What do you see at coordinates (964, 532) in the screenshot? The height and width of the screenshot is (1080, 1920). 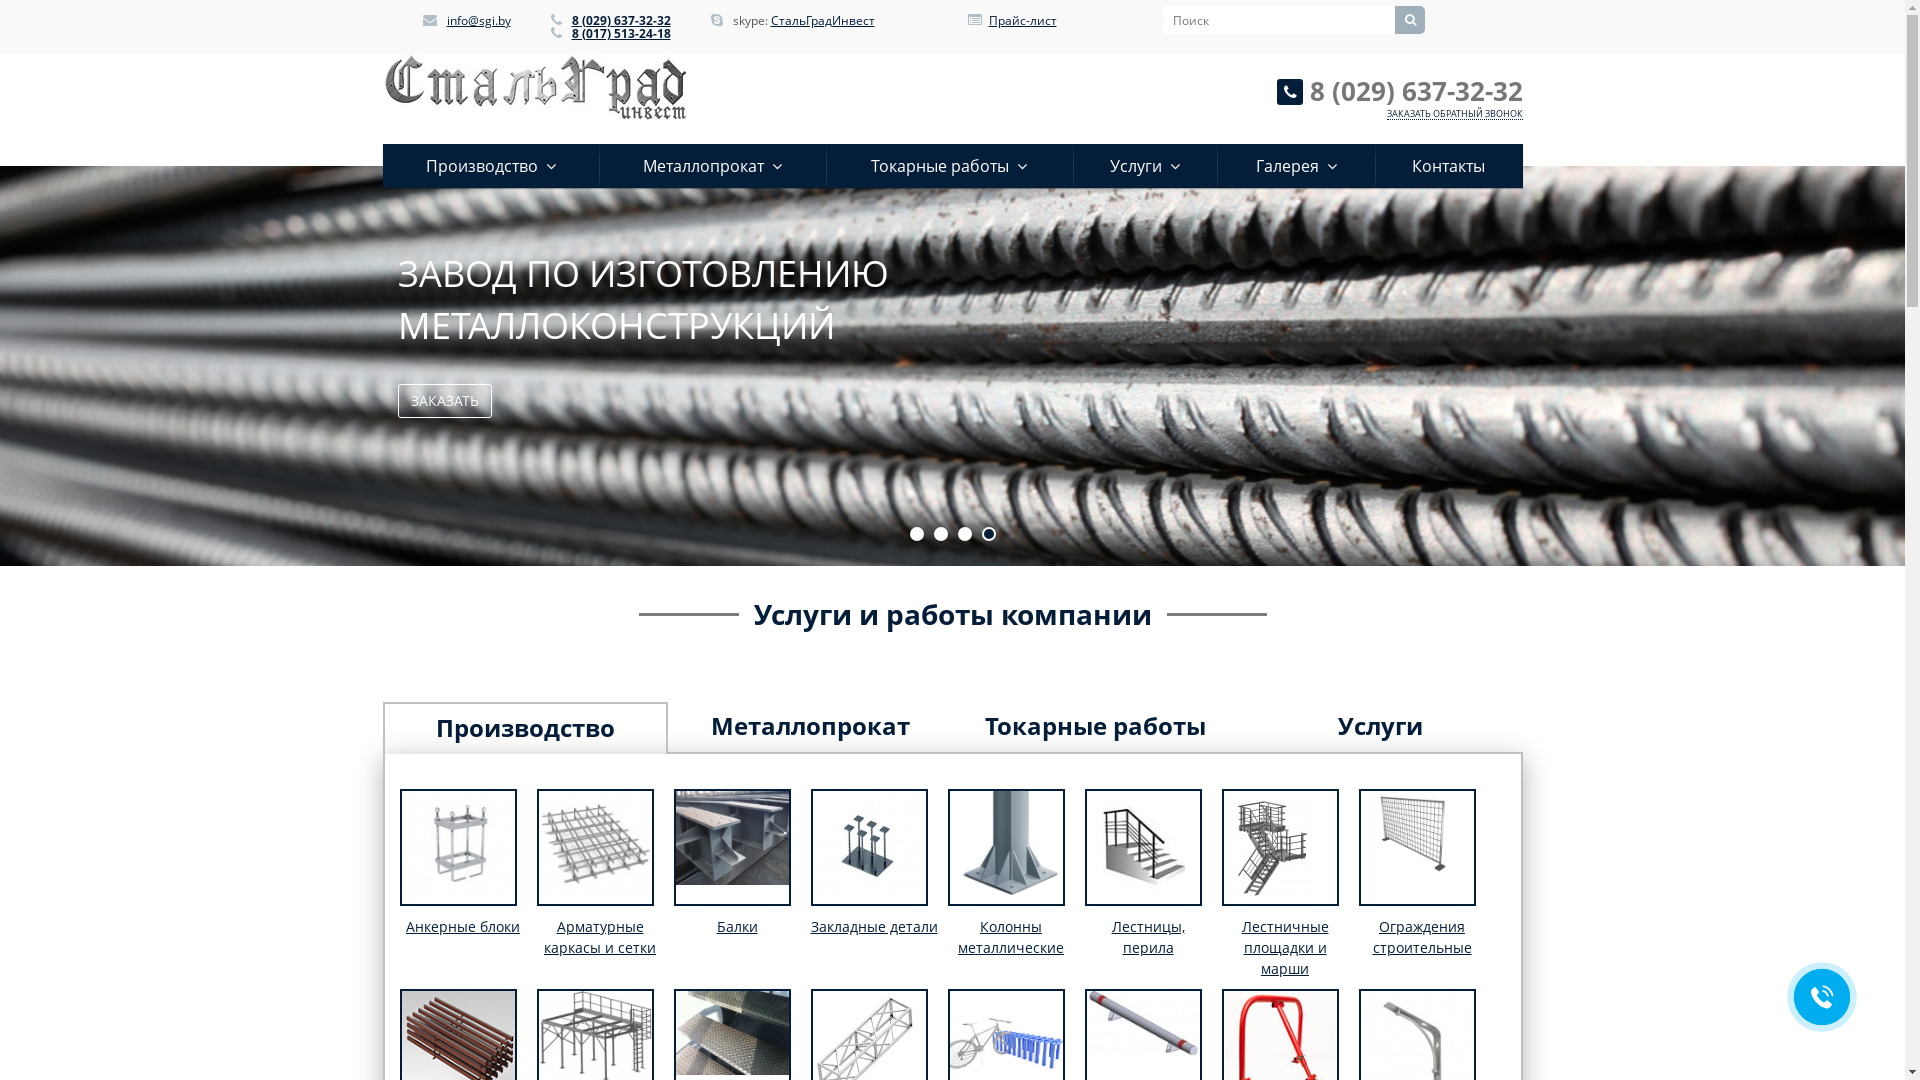 I see `'3'` at bounding box center [964, 532].